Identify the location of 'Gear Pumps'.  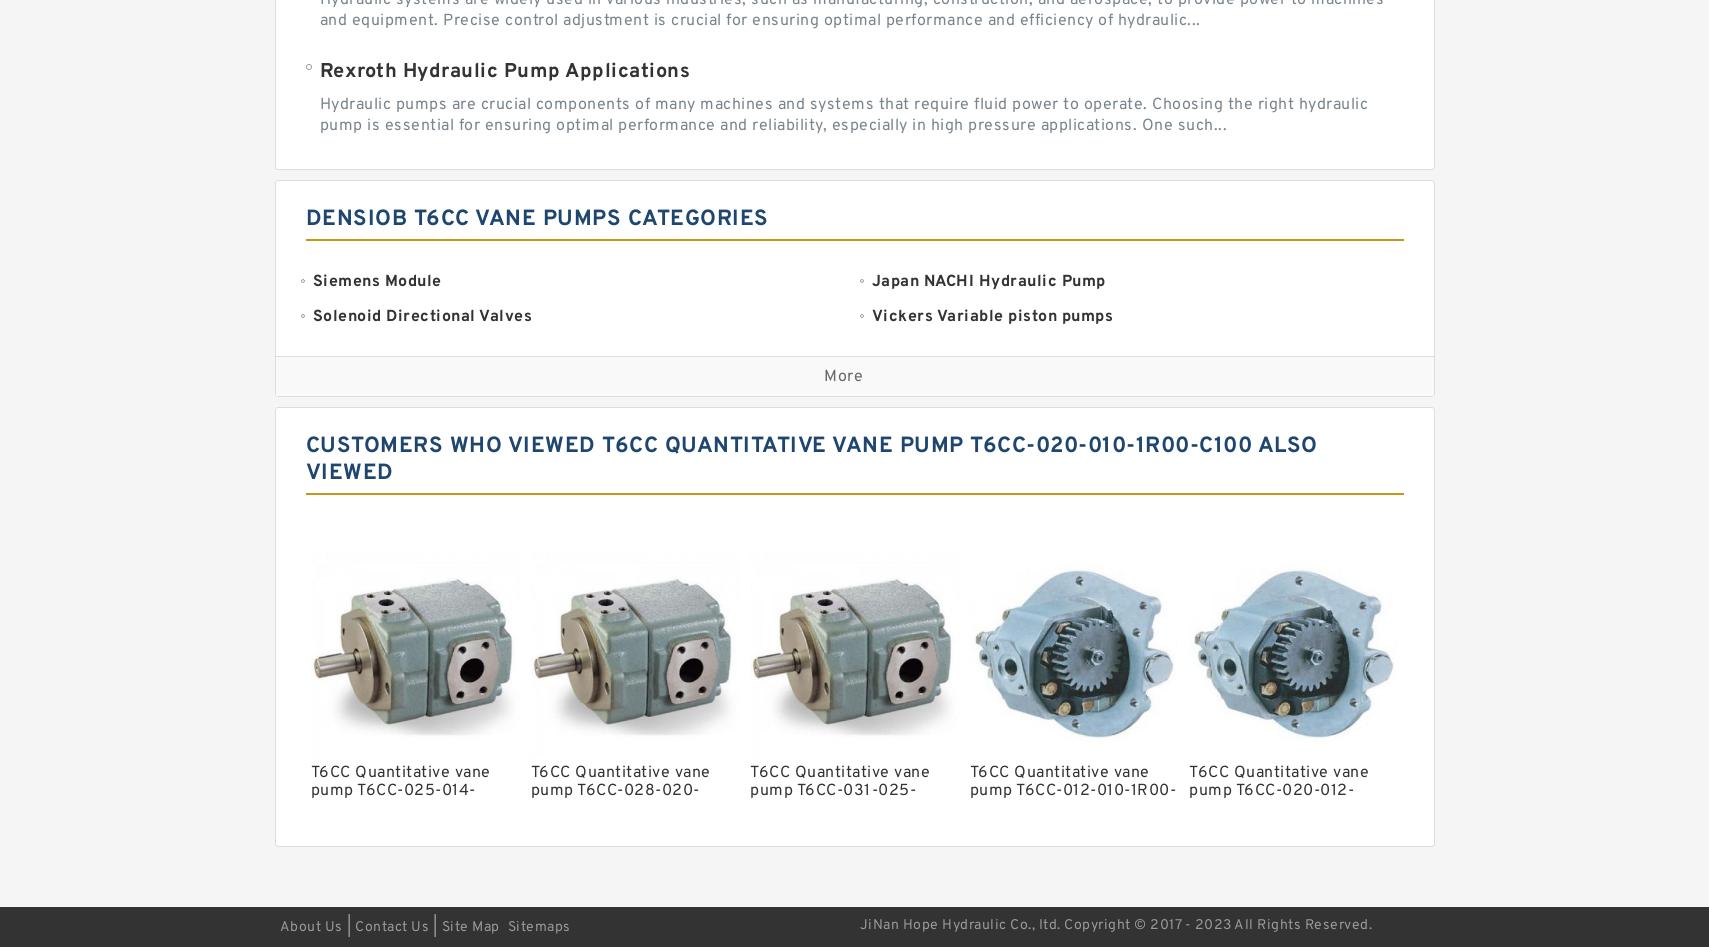
(918, 665).